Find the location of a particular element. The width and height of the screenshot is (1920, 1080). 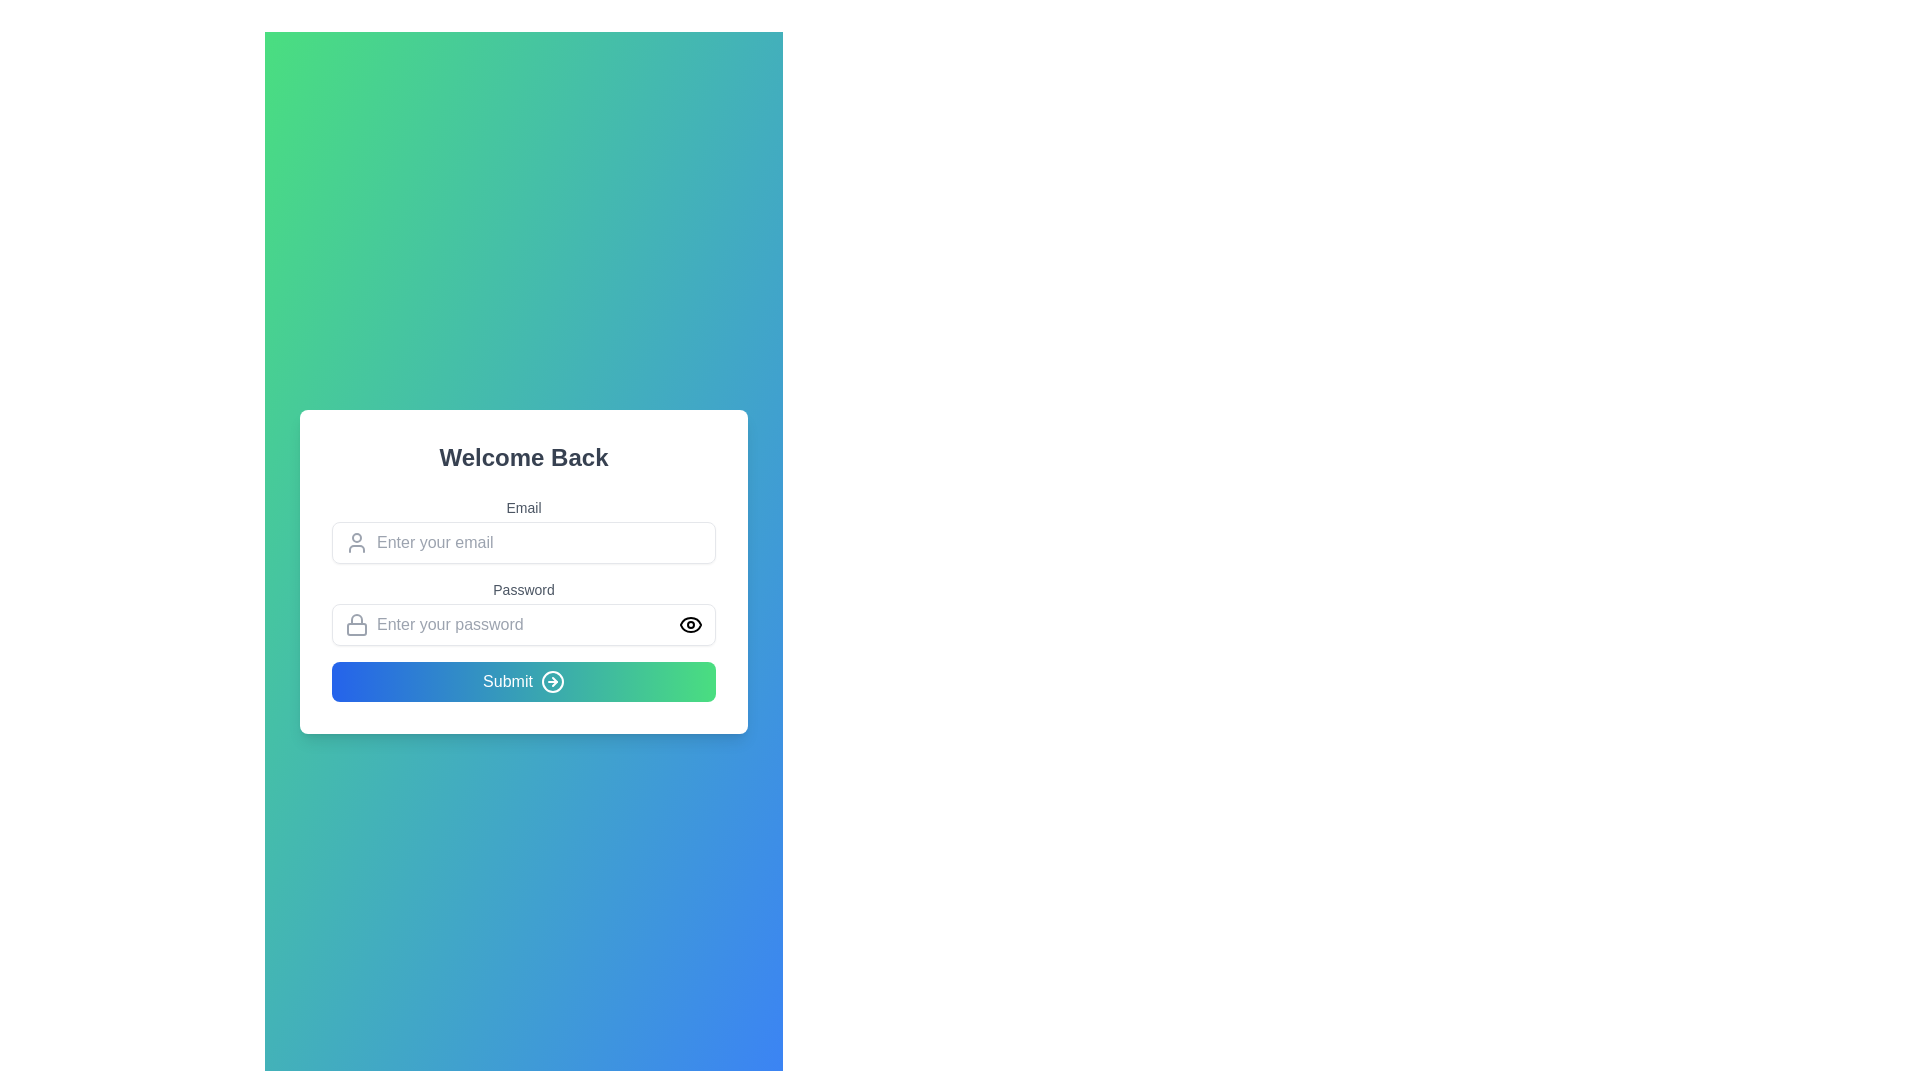

within the Password input field is located at coordinates (523, 612).